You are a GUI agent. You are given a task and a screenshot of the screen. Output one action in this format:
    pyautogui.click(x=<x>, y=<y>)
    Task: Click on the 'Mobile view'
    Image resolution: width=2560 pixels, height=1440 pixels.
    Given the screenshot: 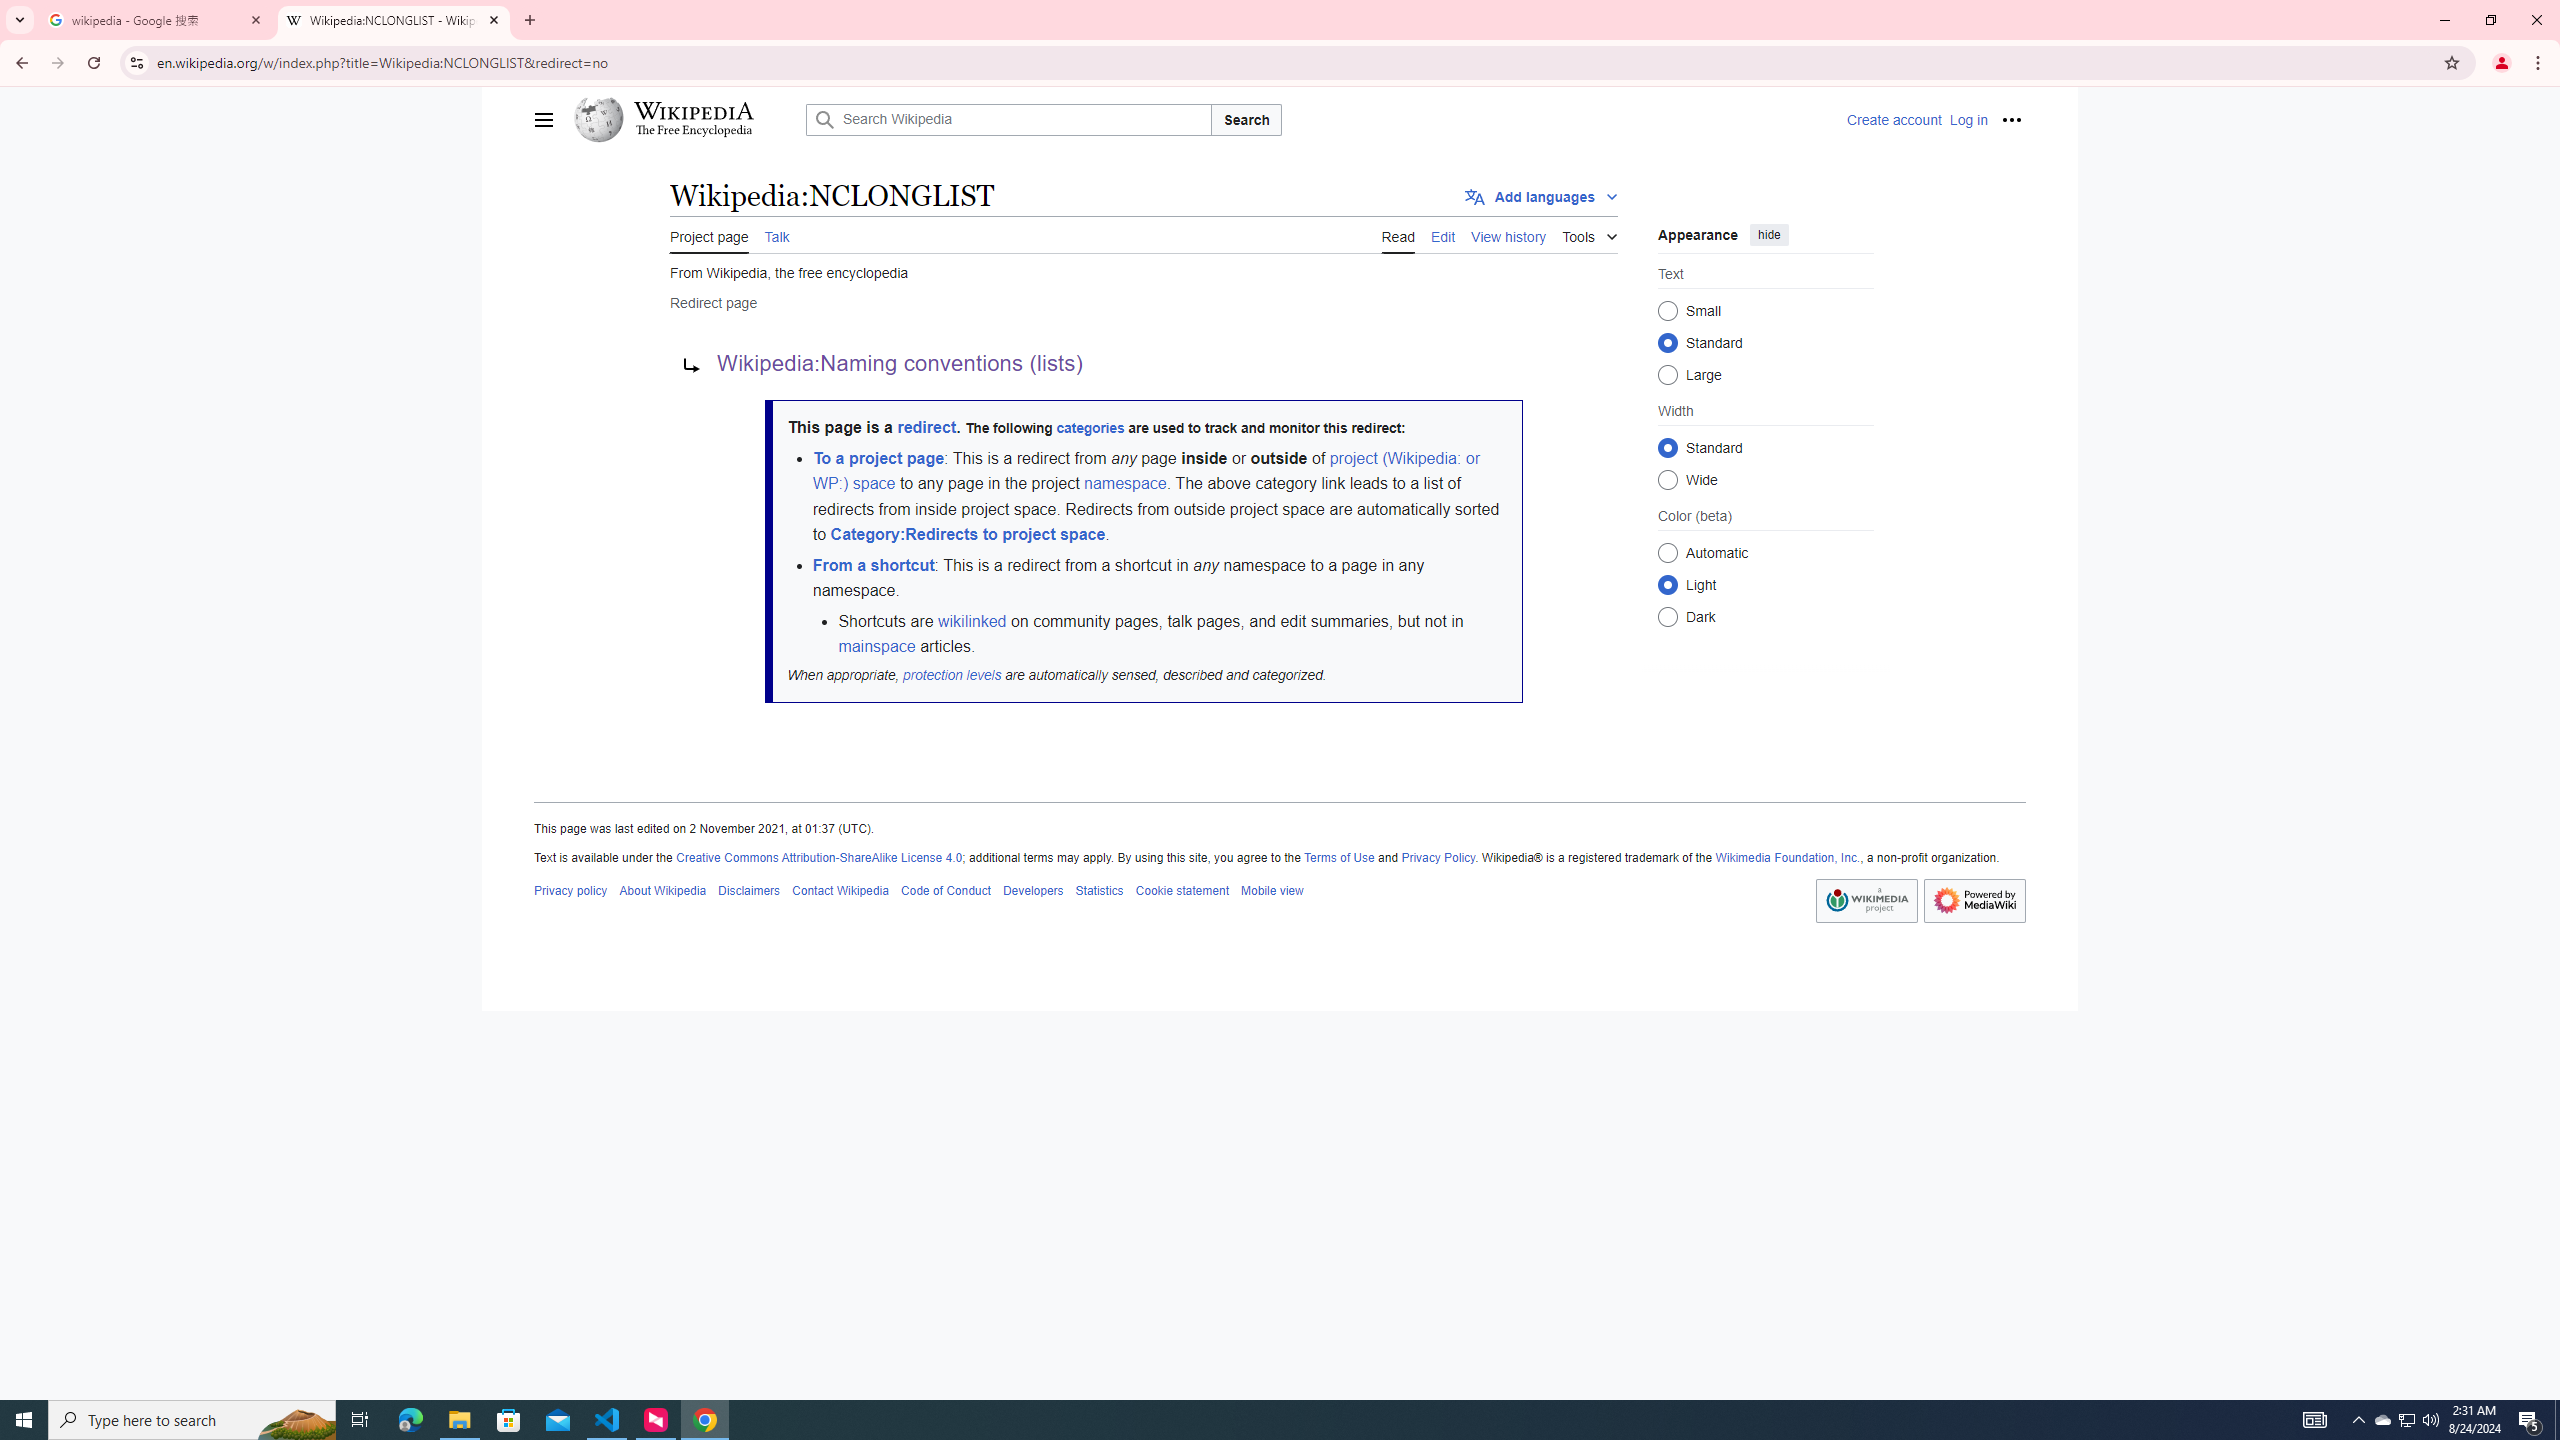 What is the action you would take?
    pyautogui.click(x=1271, y=889)
    